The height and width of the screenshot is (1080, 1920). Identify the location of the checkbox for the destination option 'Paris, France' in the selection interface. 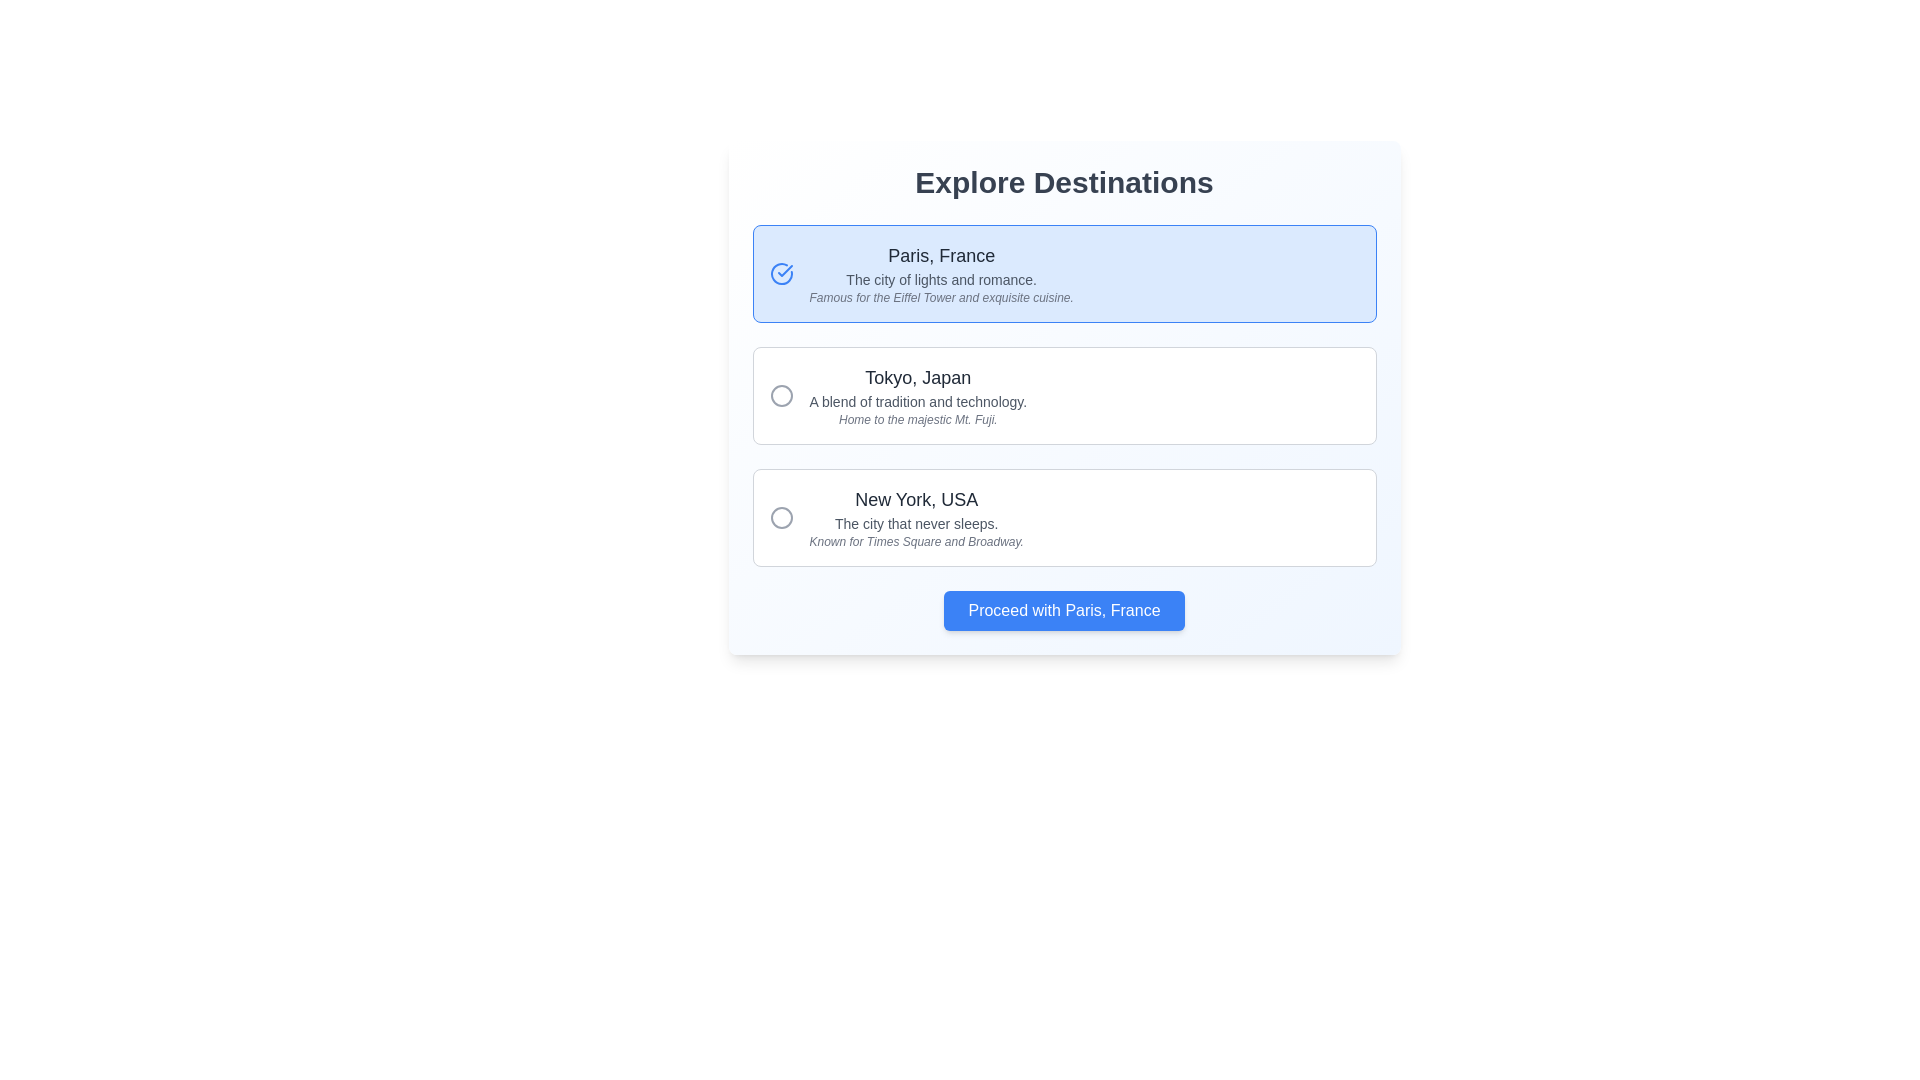
(1063, 273).